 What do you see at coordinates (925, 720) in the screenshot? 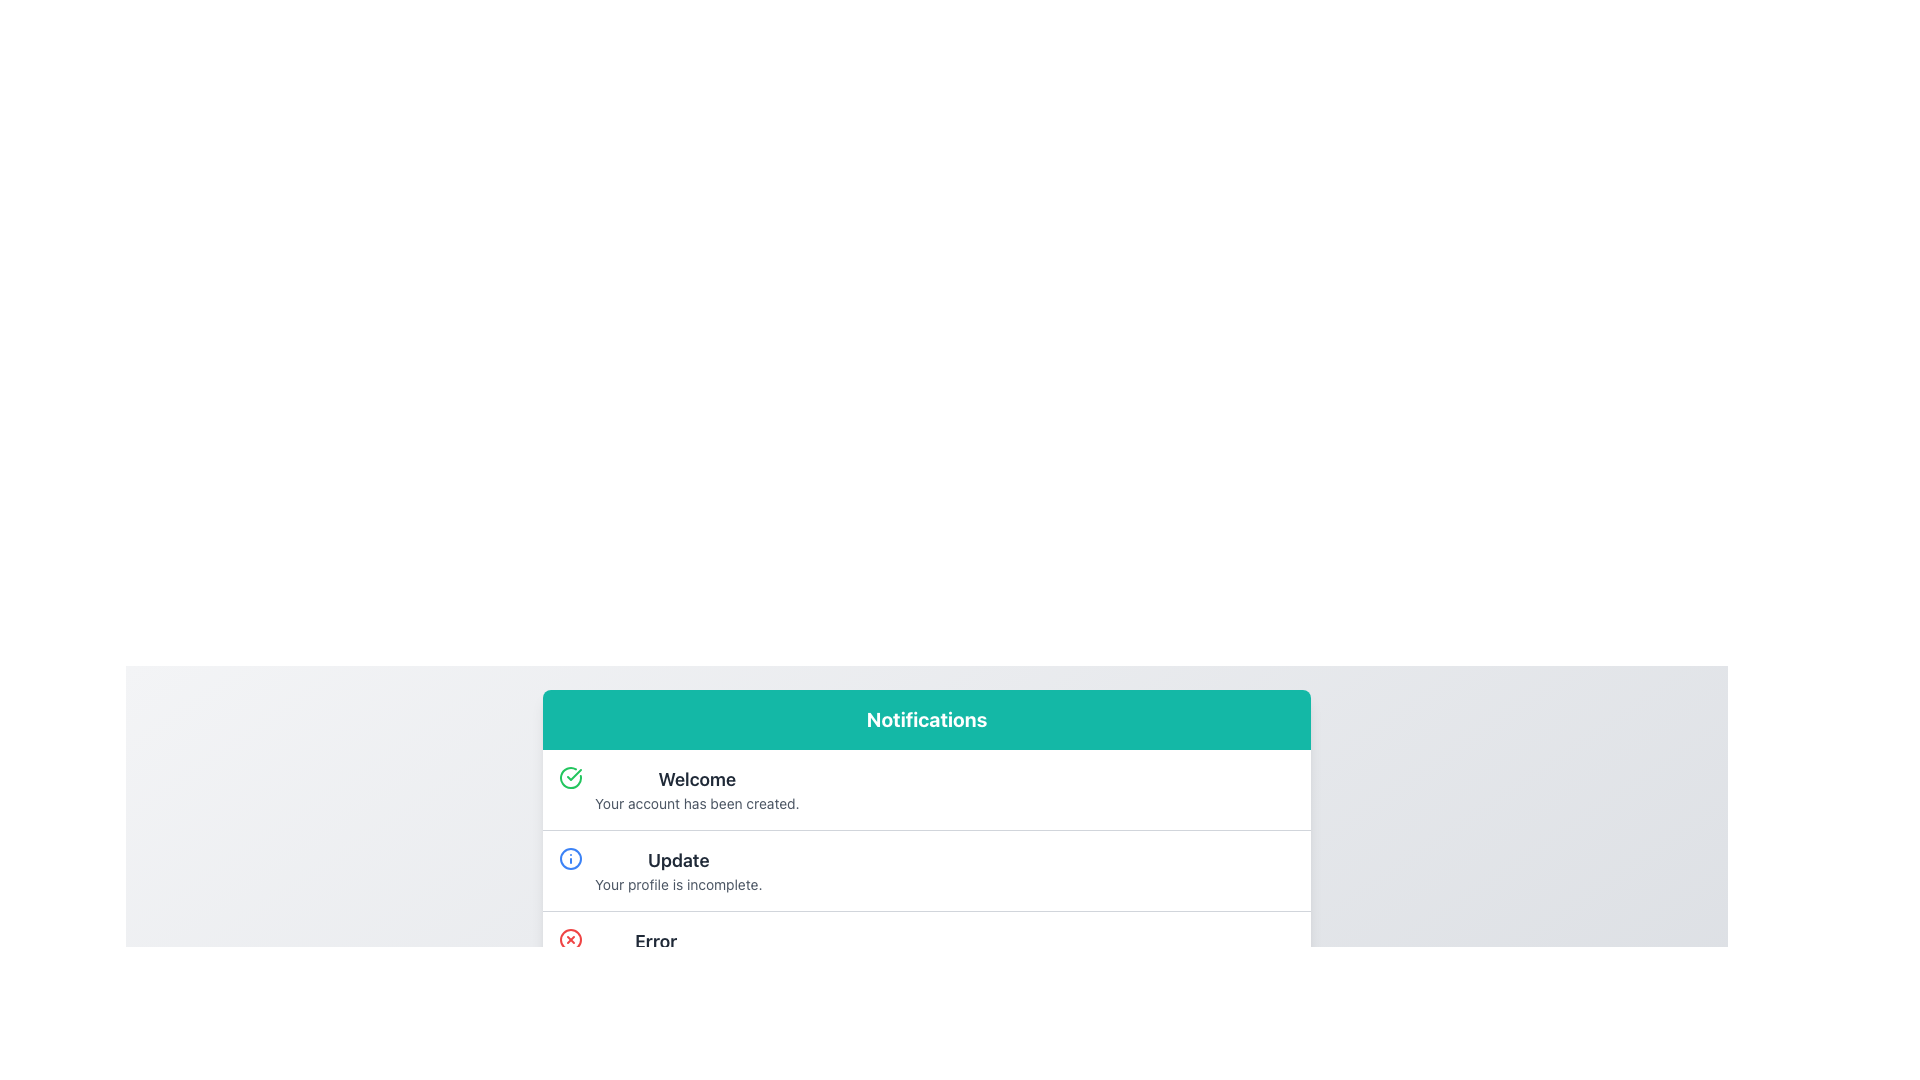
I see `the header banner with a teal background` at bounding box center [925, 720].